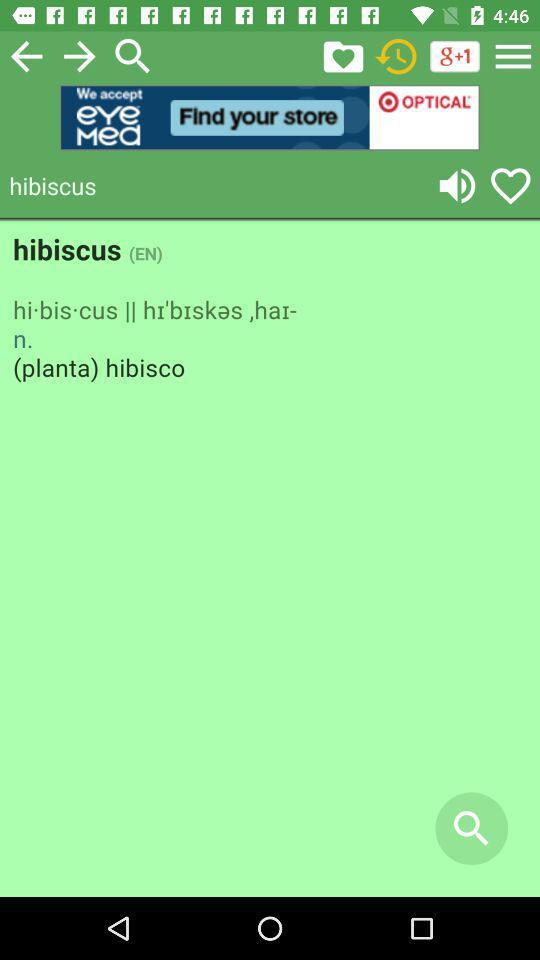  I want to click on next page, so click(78, 55).